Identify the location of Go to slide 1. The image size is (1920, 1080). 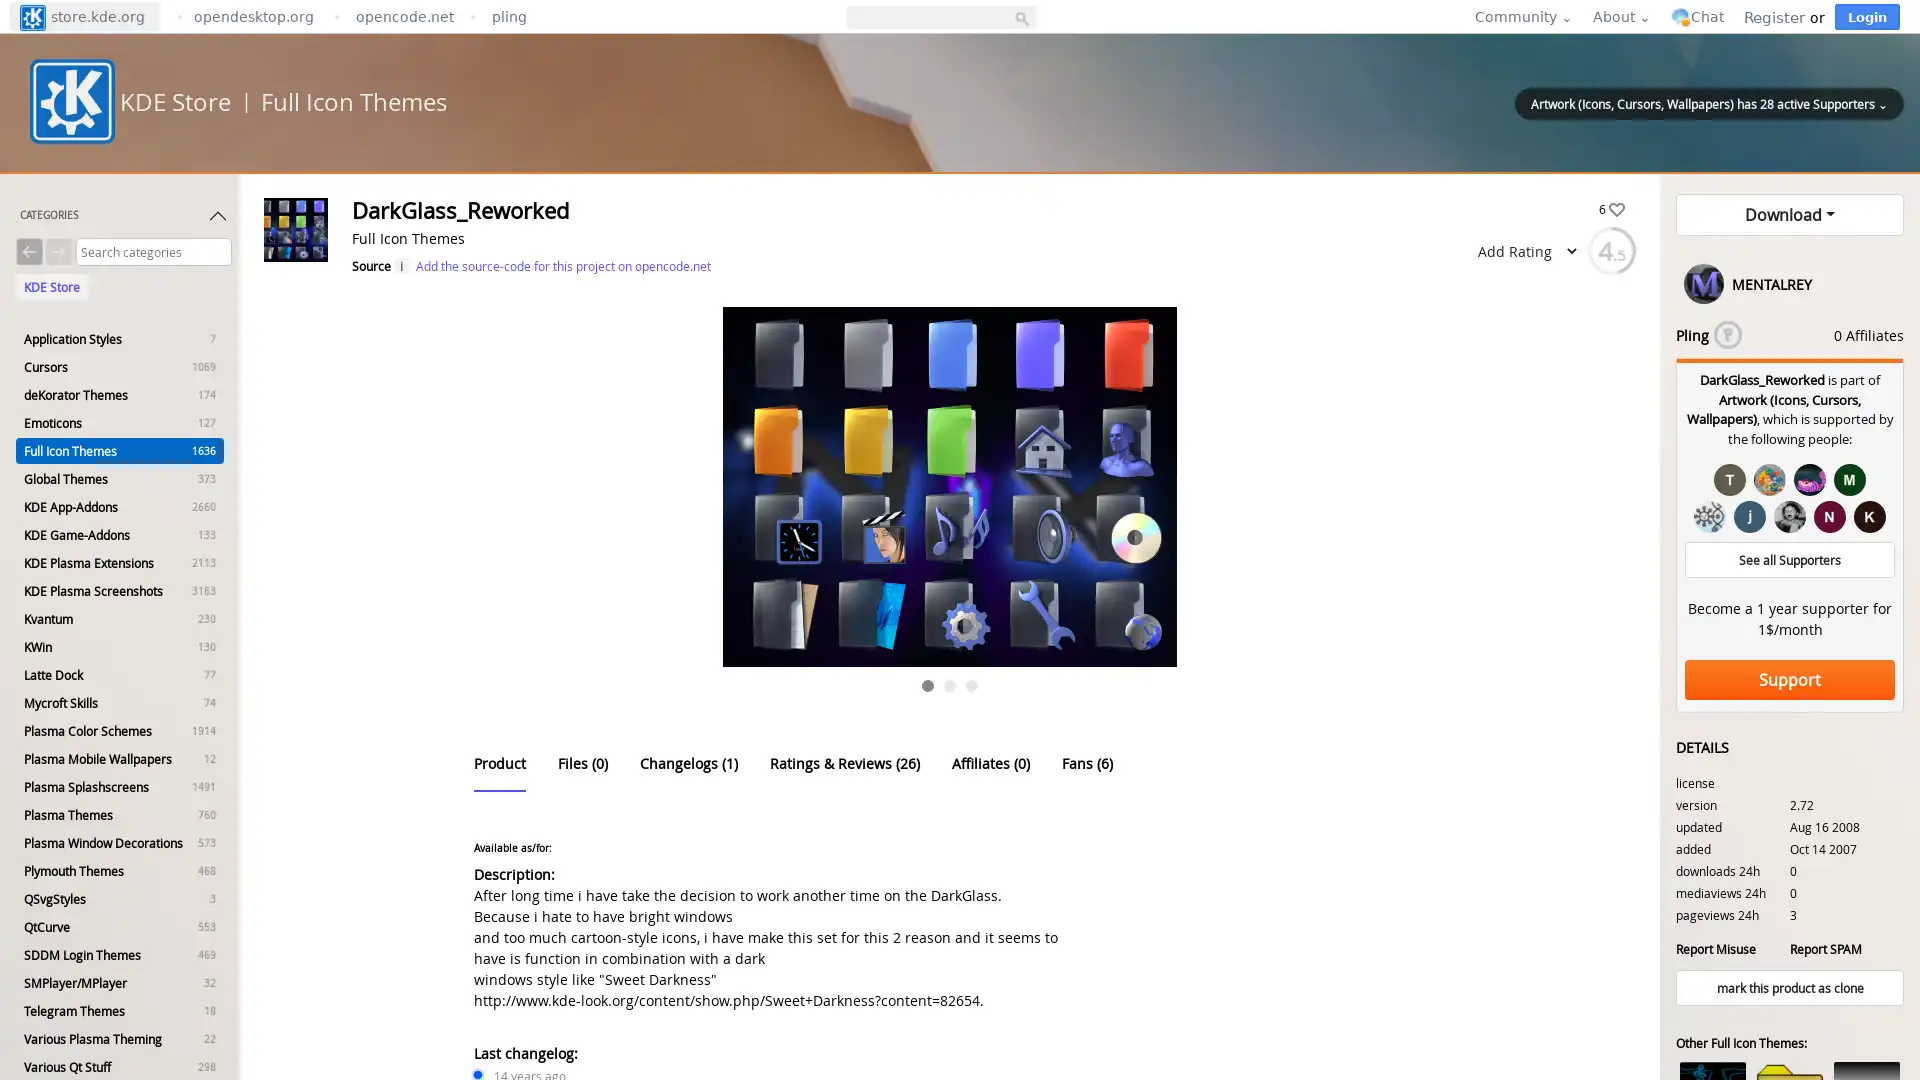
(926, 685).